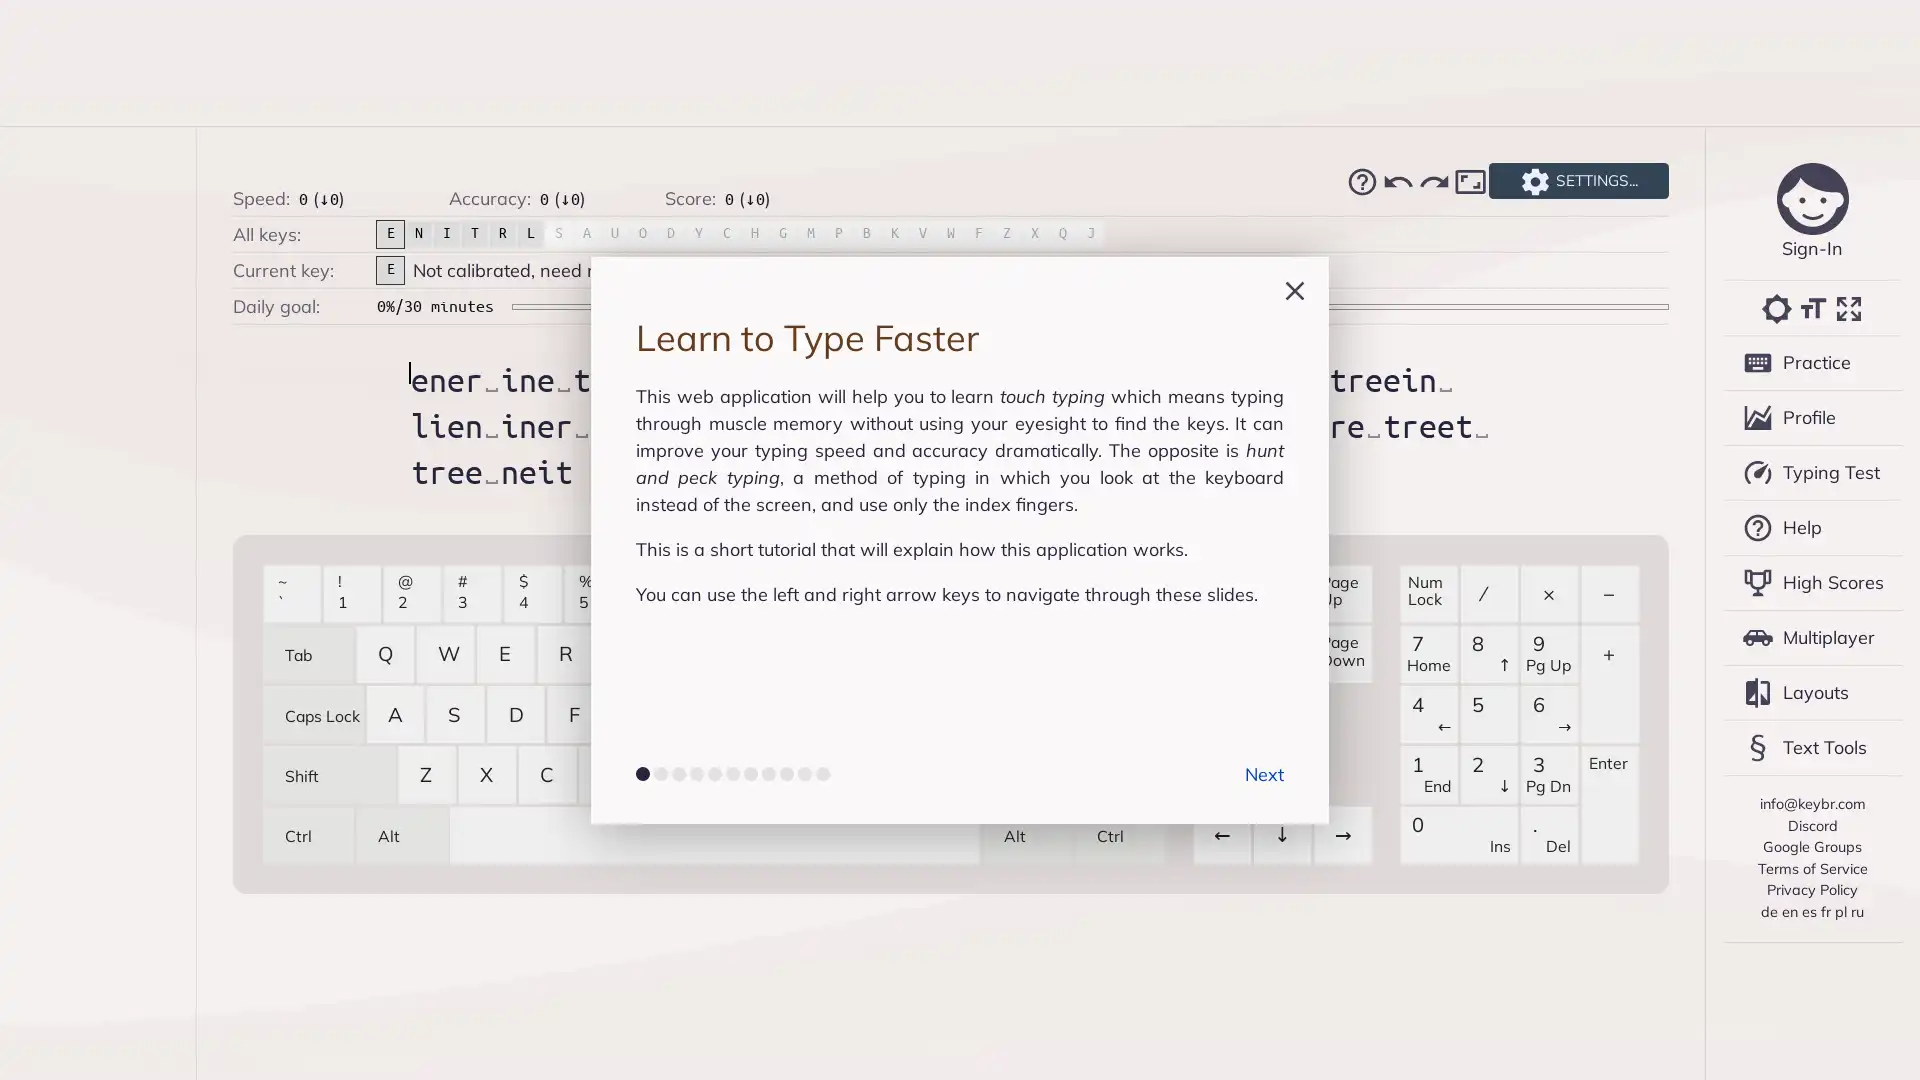 The width and height of the screenshot is (1920, 1080). Describe the element at coordinates (1847, 308) in the screenshot. I see `Enter full-screen mode.` at that location.